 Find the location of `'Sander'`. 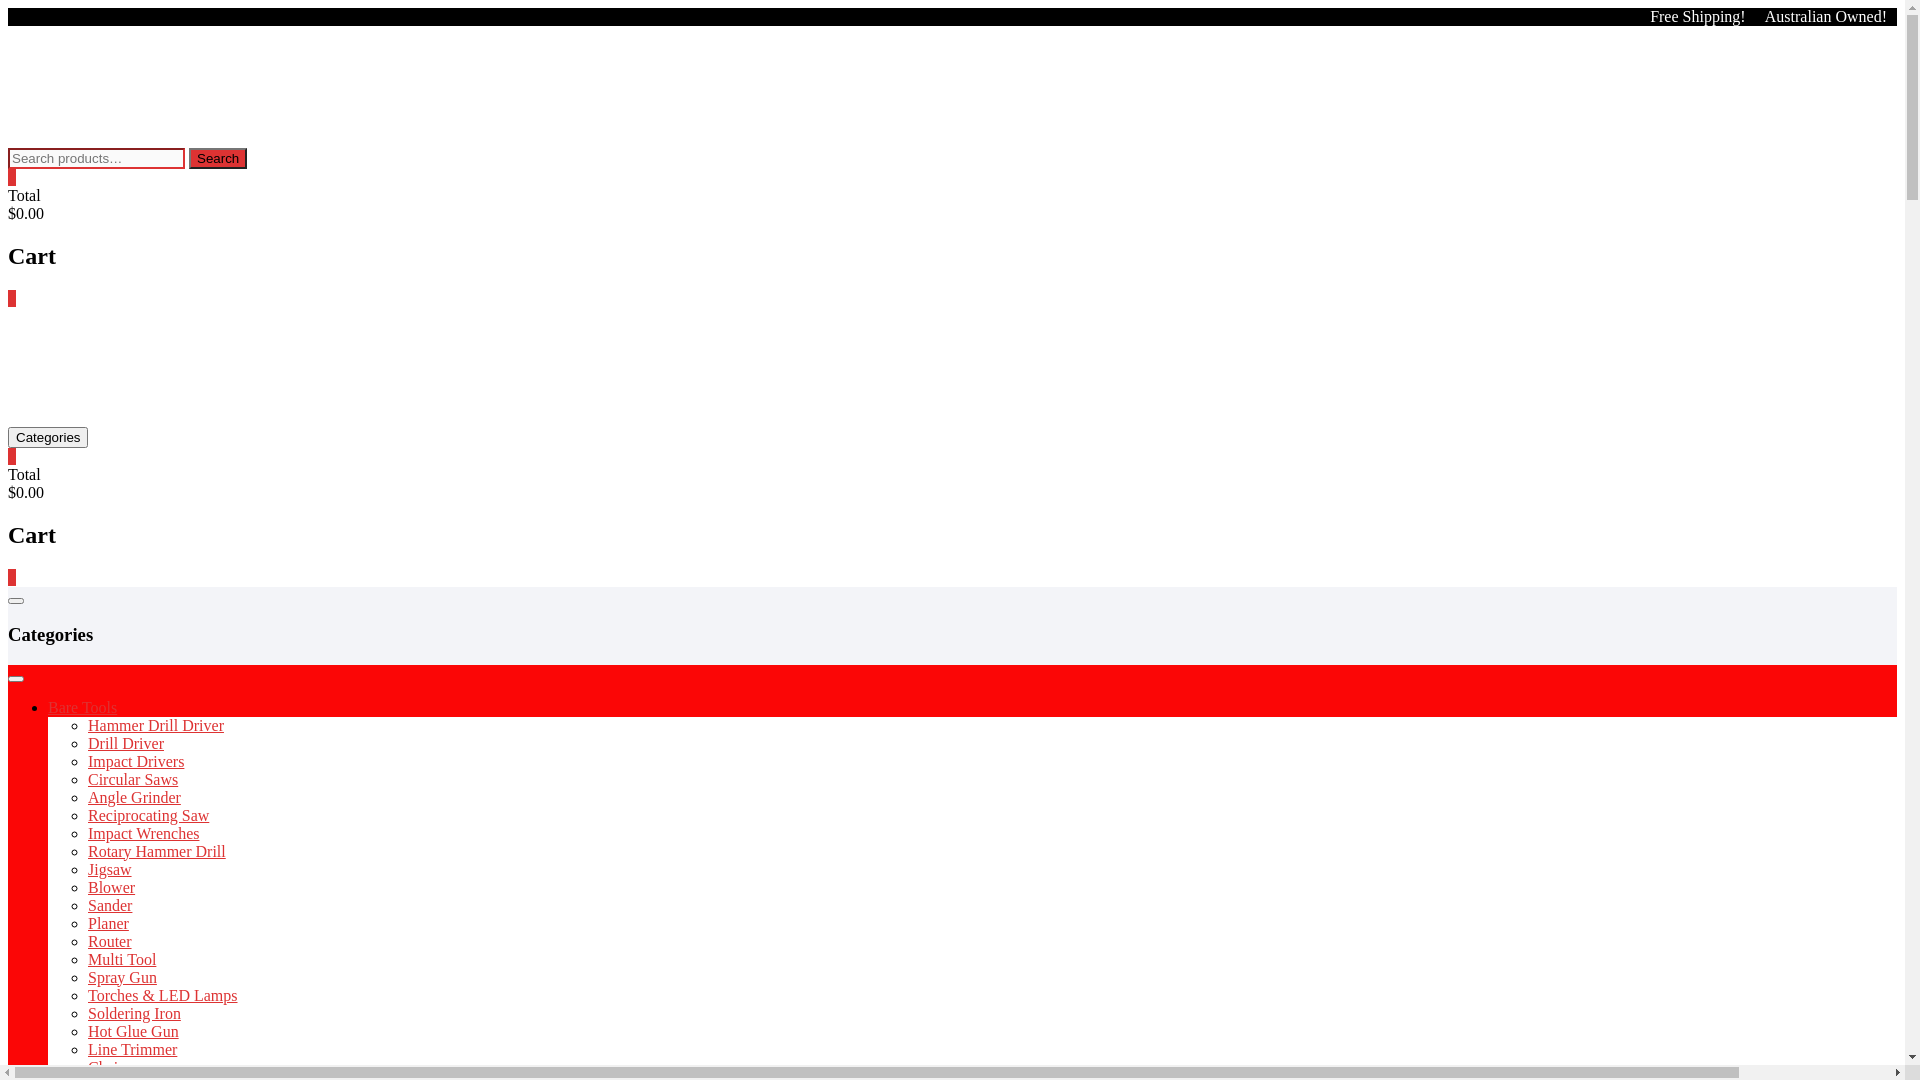

'Sander' is located at coordinates (86, 905).